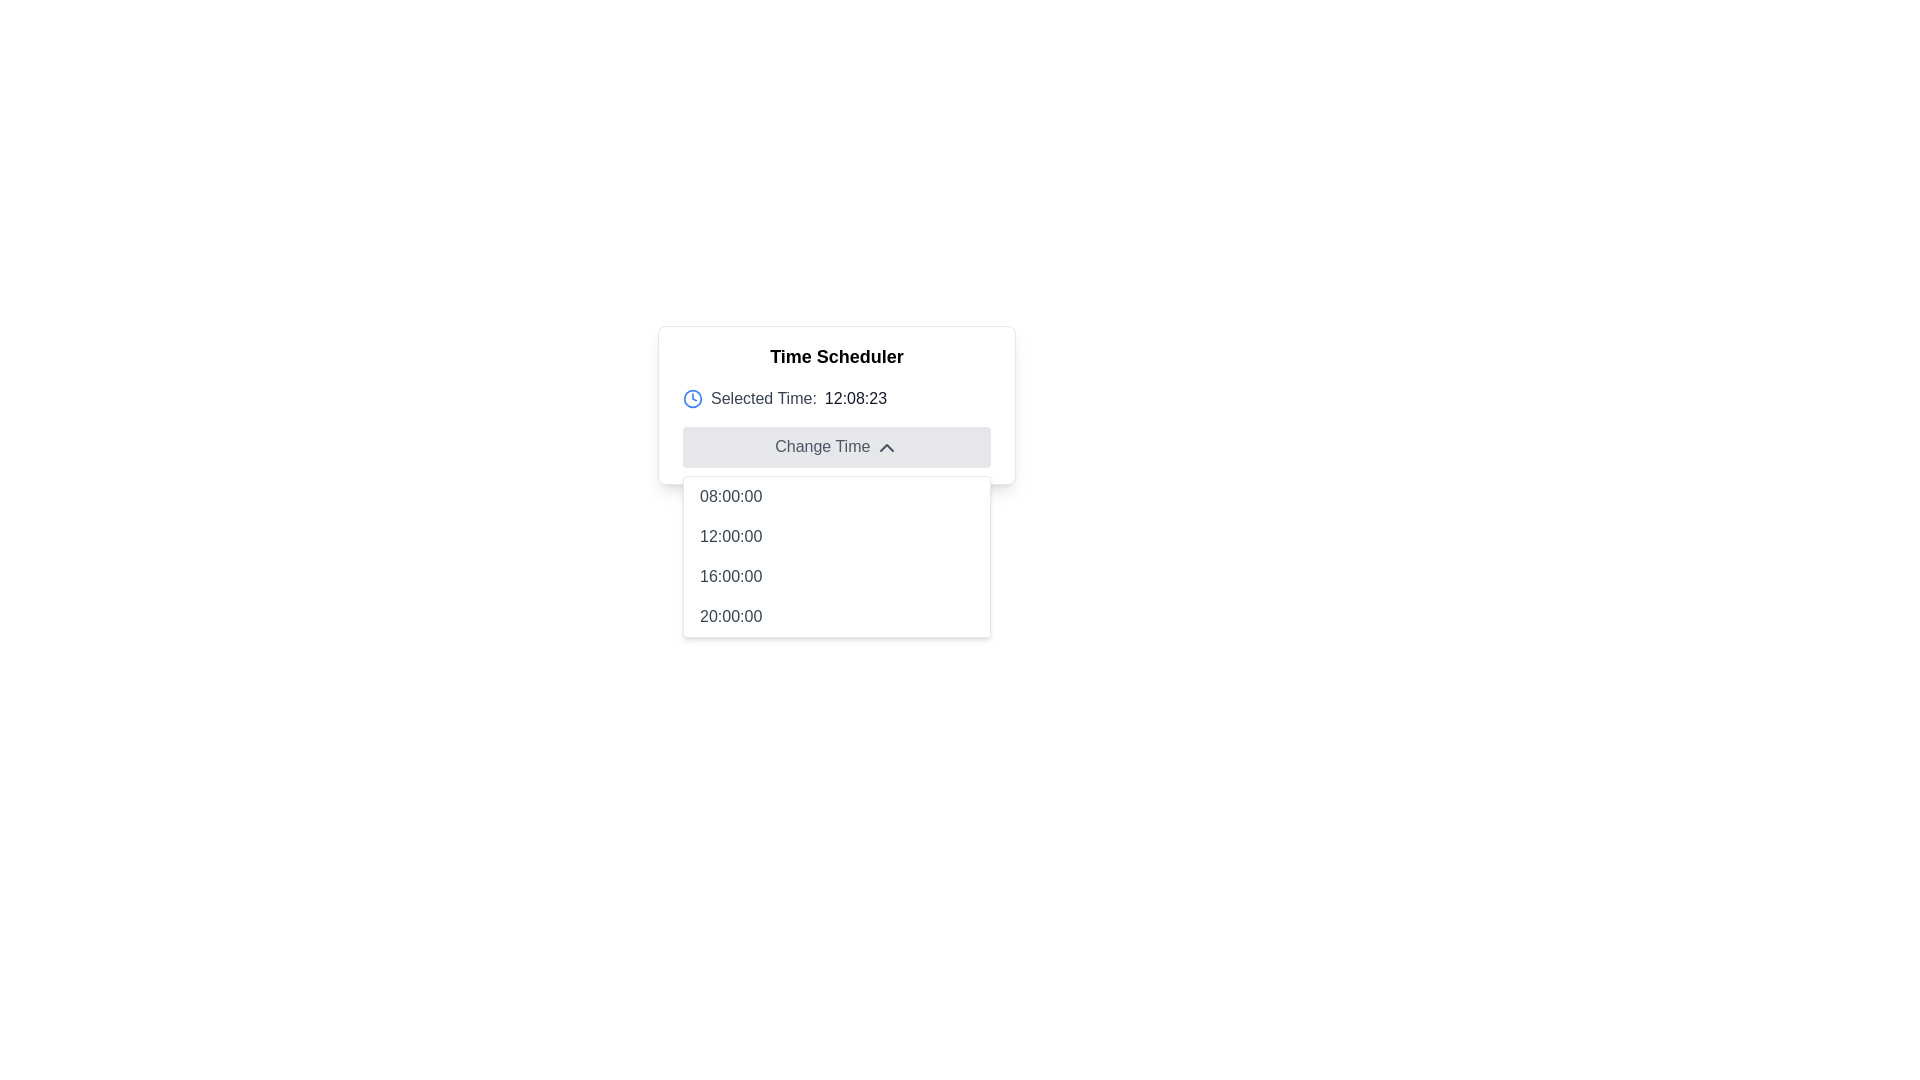 The width and height of the screenshot is (1920, 1080). I want to click on the clock icon, which is a blue circular outline with a hand pointing towards the center, located to the left of the text 'Selected Time: 12:08:23', so click(692, 398).